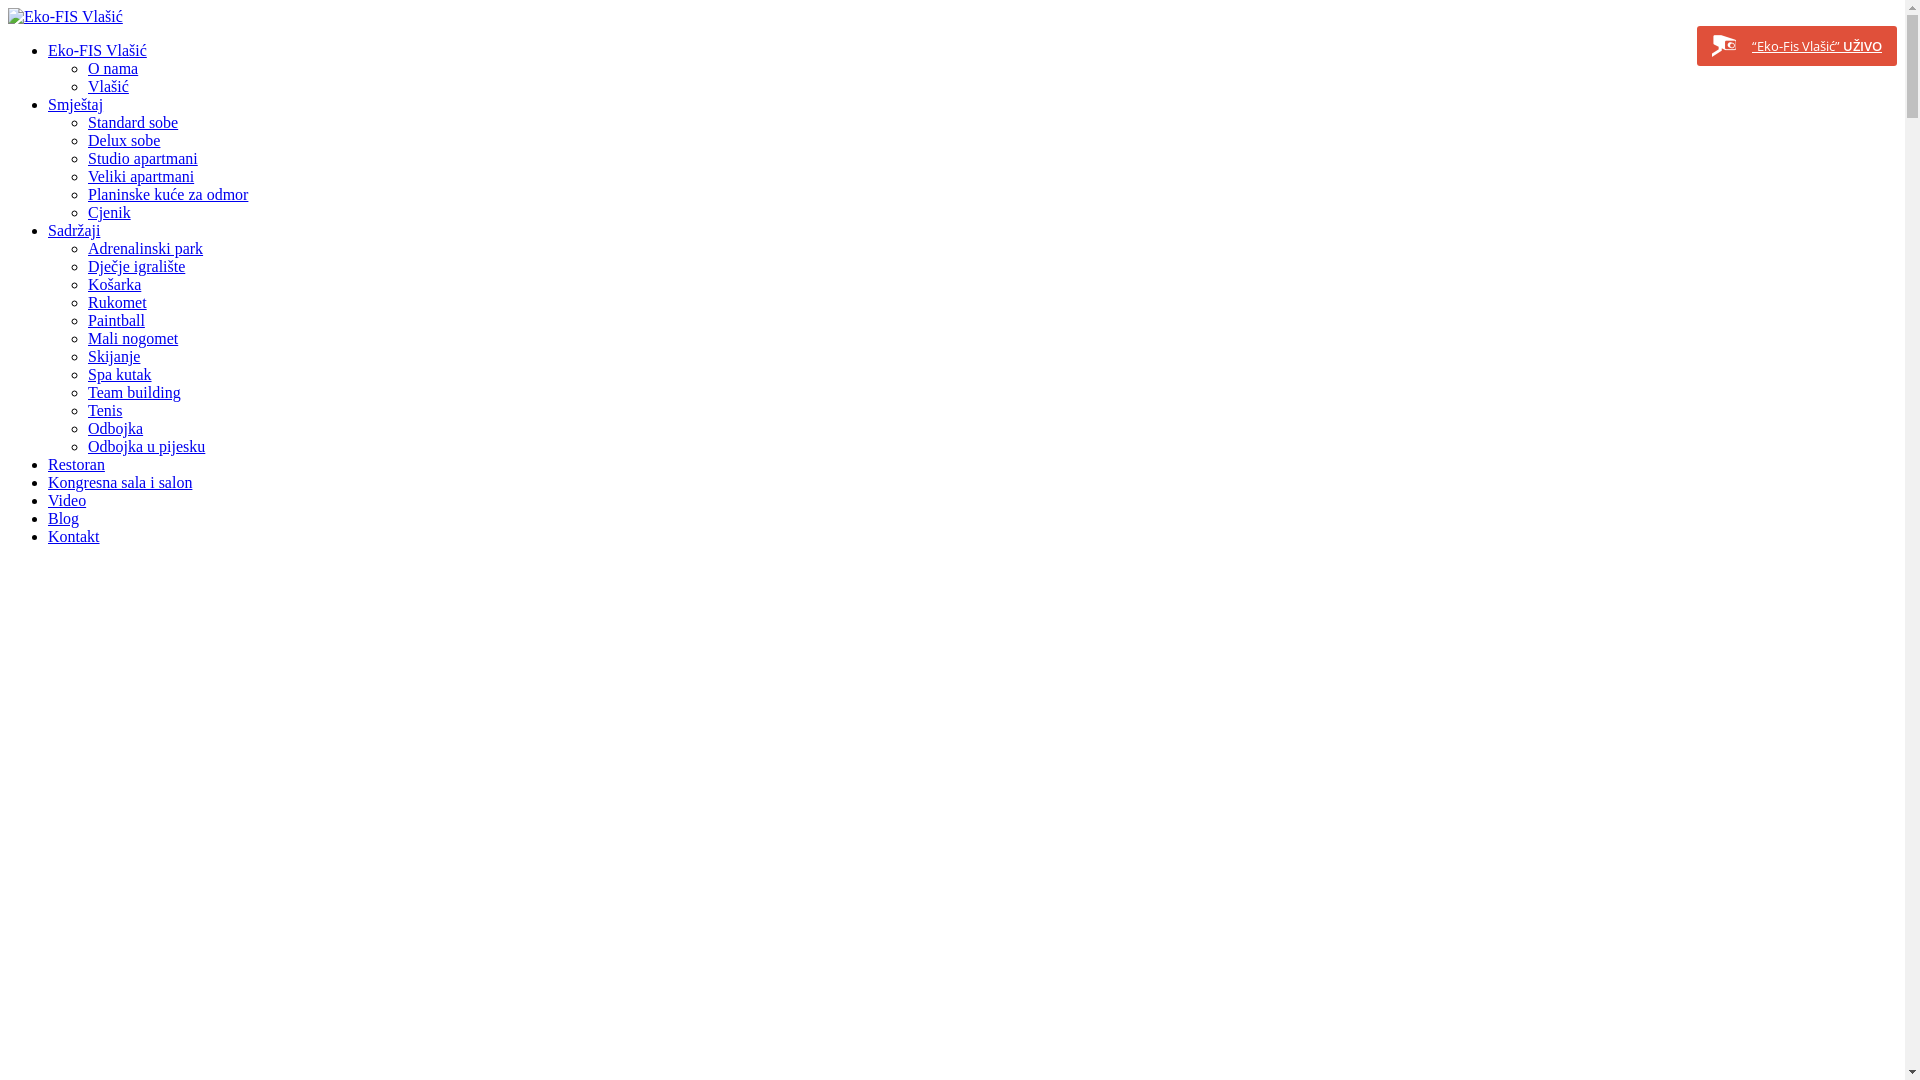 Image resolution: width=1920 pixels, height=1080 pixels. What do you see at coordinates (86, 355) in the screenshot?
I see `'Skijanje'` at bounding box center [86, 355].